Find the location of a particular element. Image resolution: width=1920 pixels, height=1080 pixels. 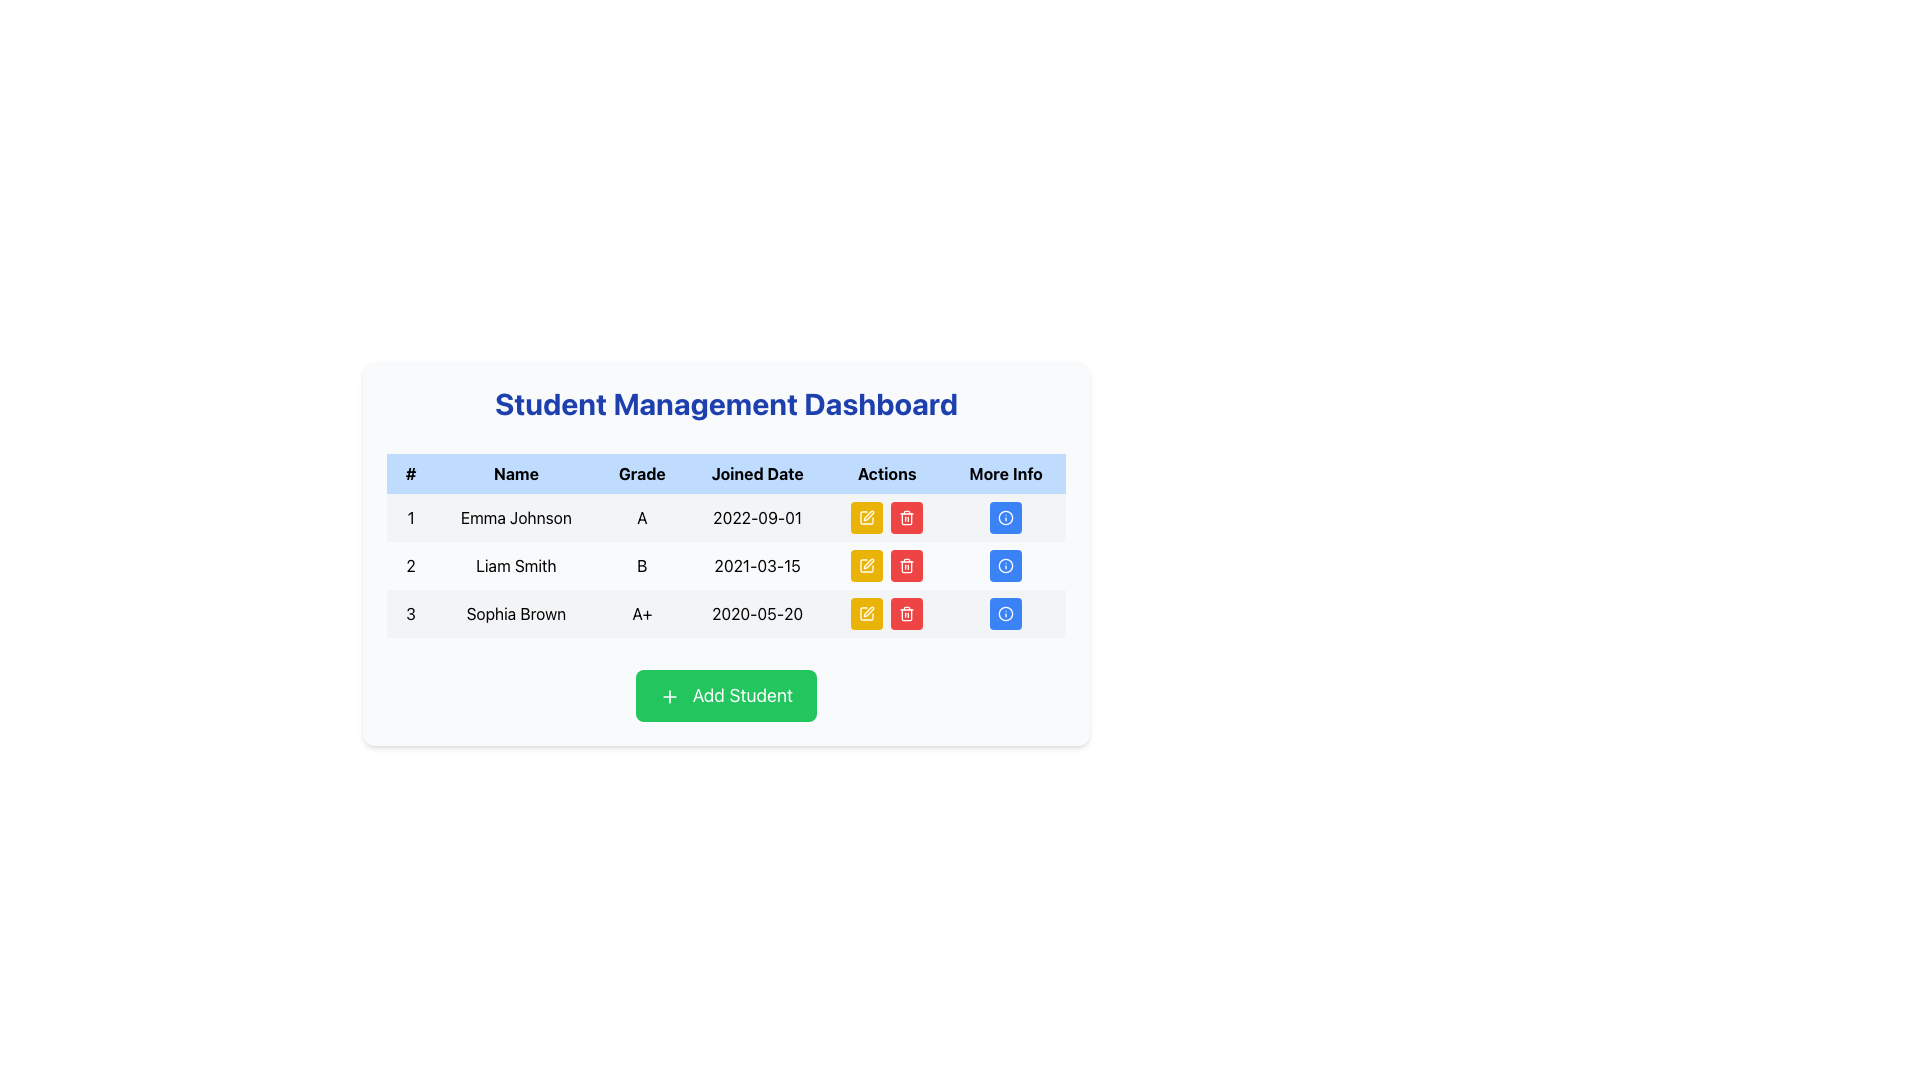

the 'edit' button icon represented by a pen graphic is located at coordinates (869, 563).